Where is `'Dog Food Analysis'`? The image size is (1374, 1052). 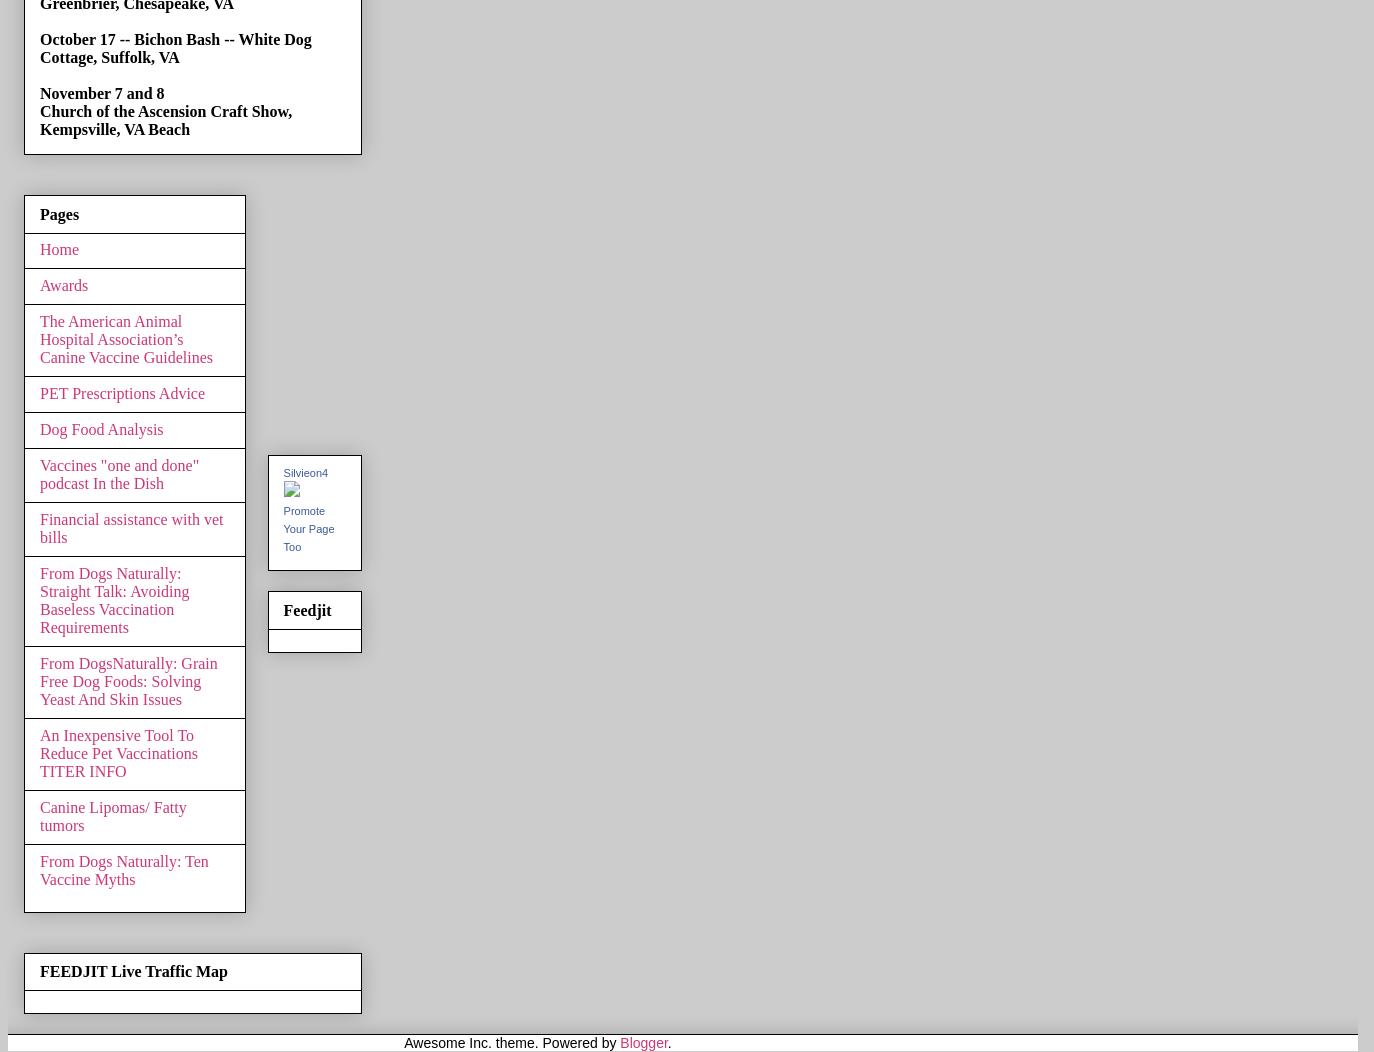
'Dog Food Analysis' is located at coordinates (38, 427).